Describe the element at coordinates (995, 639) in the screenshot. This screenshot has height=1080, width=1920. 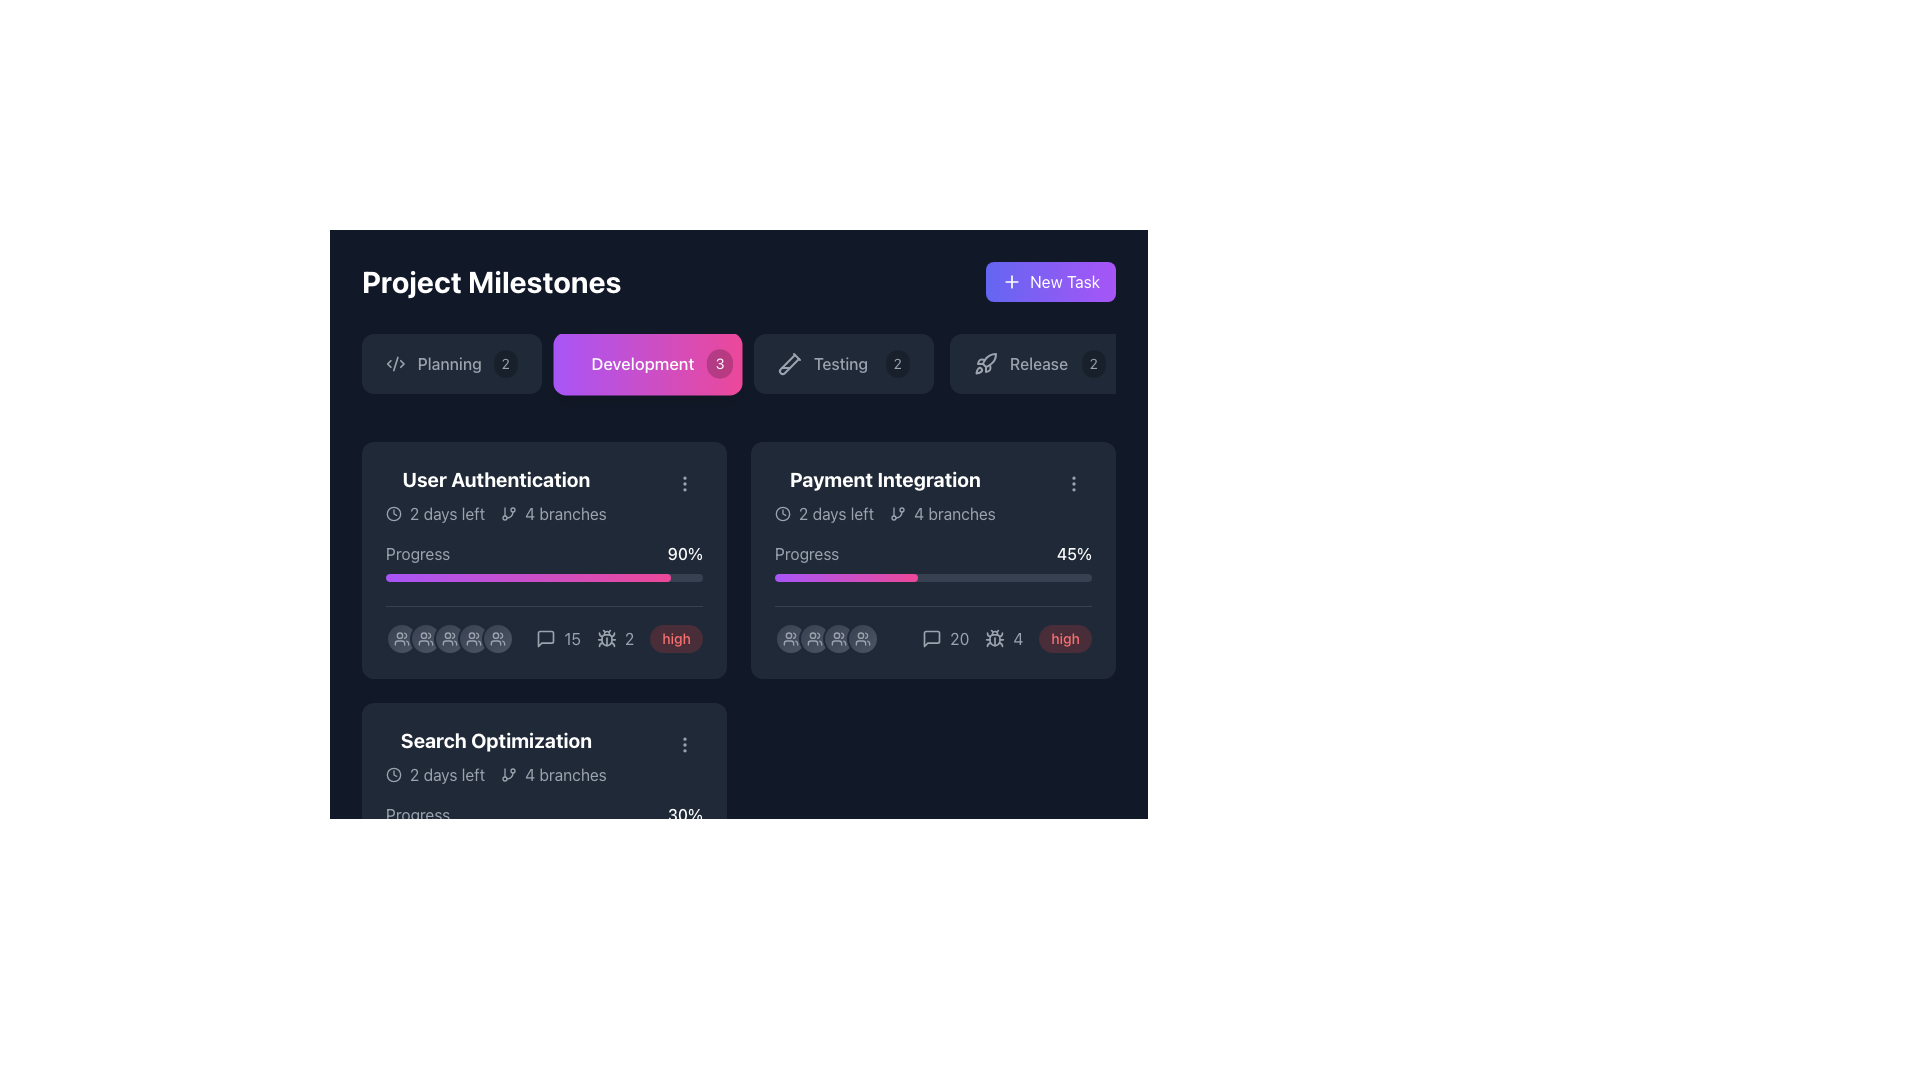
I see `the bug icon located in the 'Payment Integration' section, which is positioned to the left of the gray text '4'` at that location.